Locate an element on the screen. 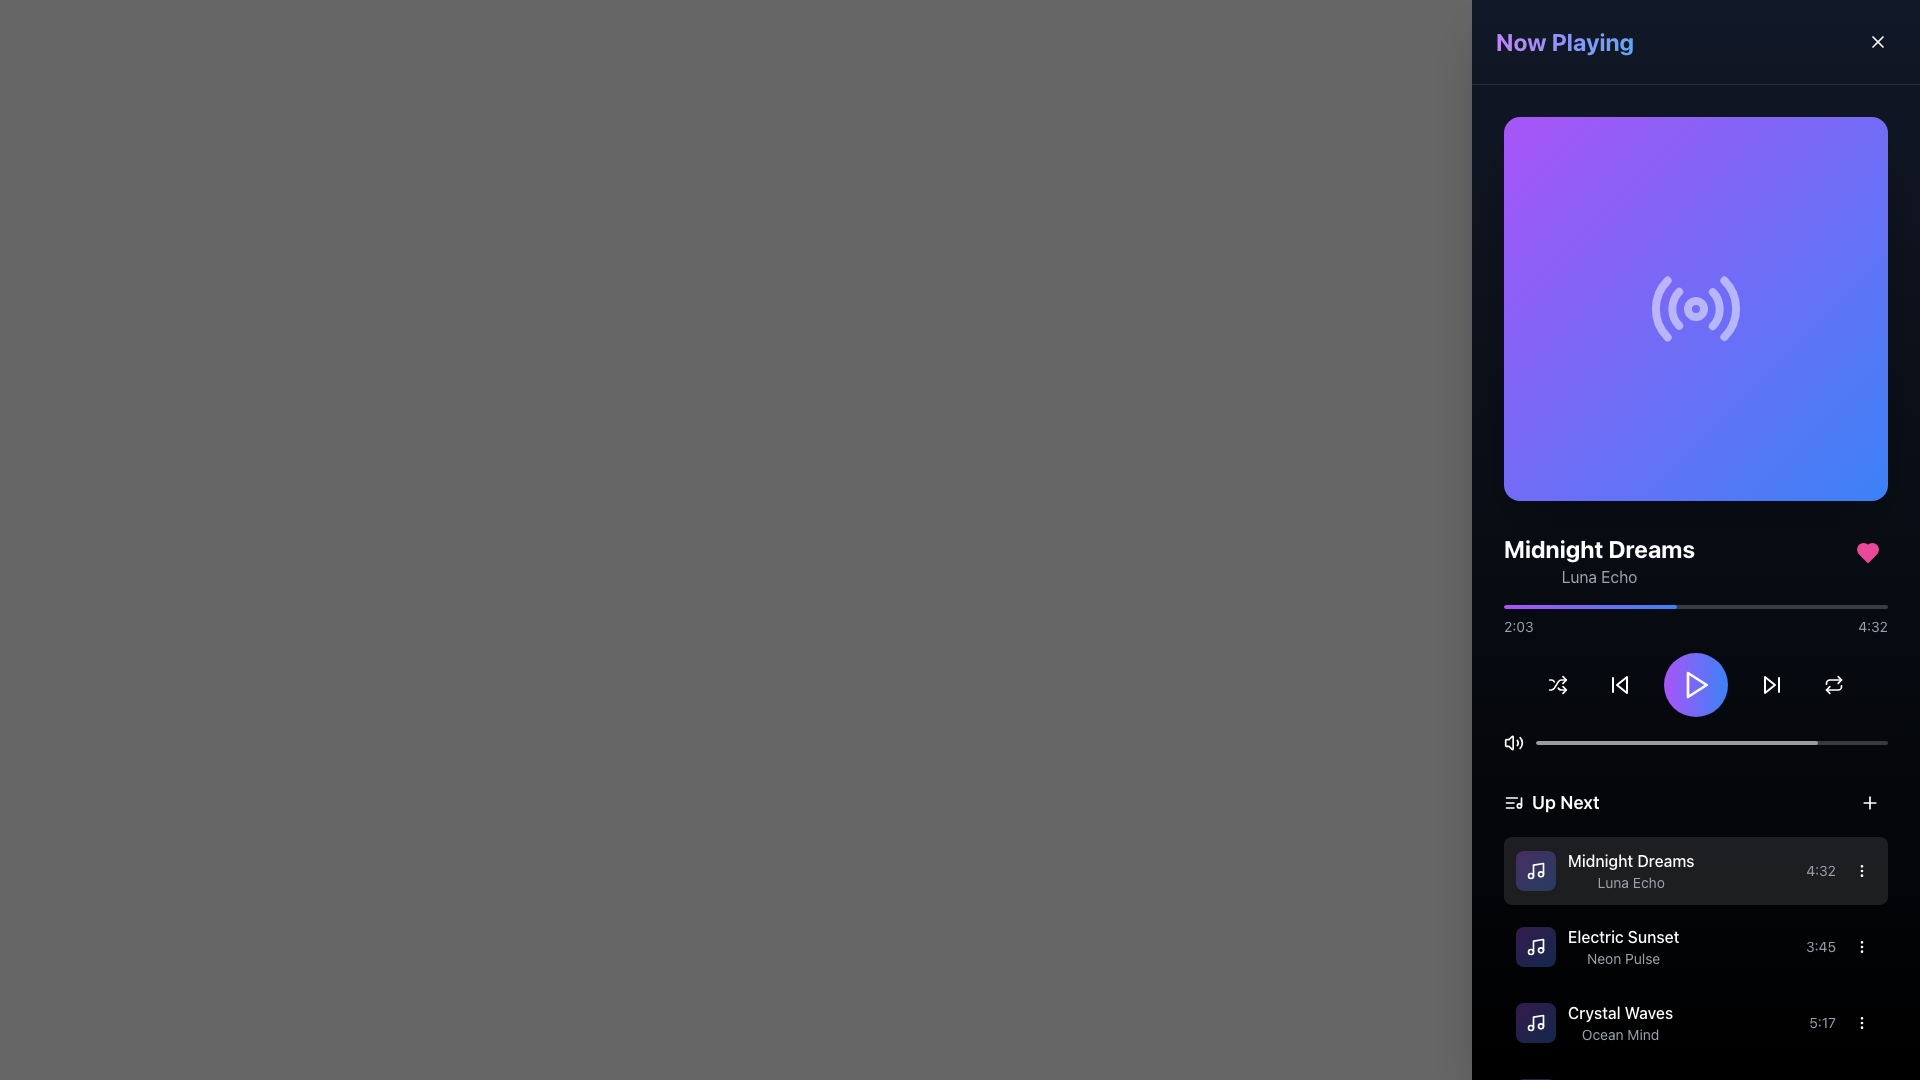 This screenshot has width=1920, height=1080. the favorite icon located to the right of the track name 'Midnight Dreams' is located at coordinates (1866, 552).